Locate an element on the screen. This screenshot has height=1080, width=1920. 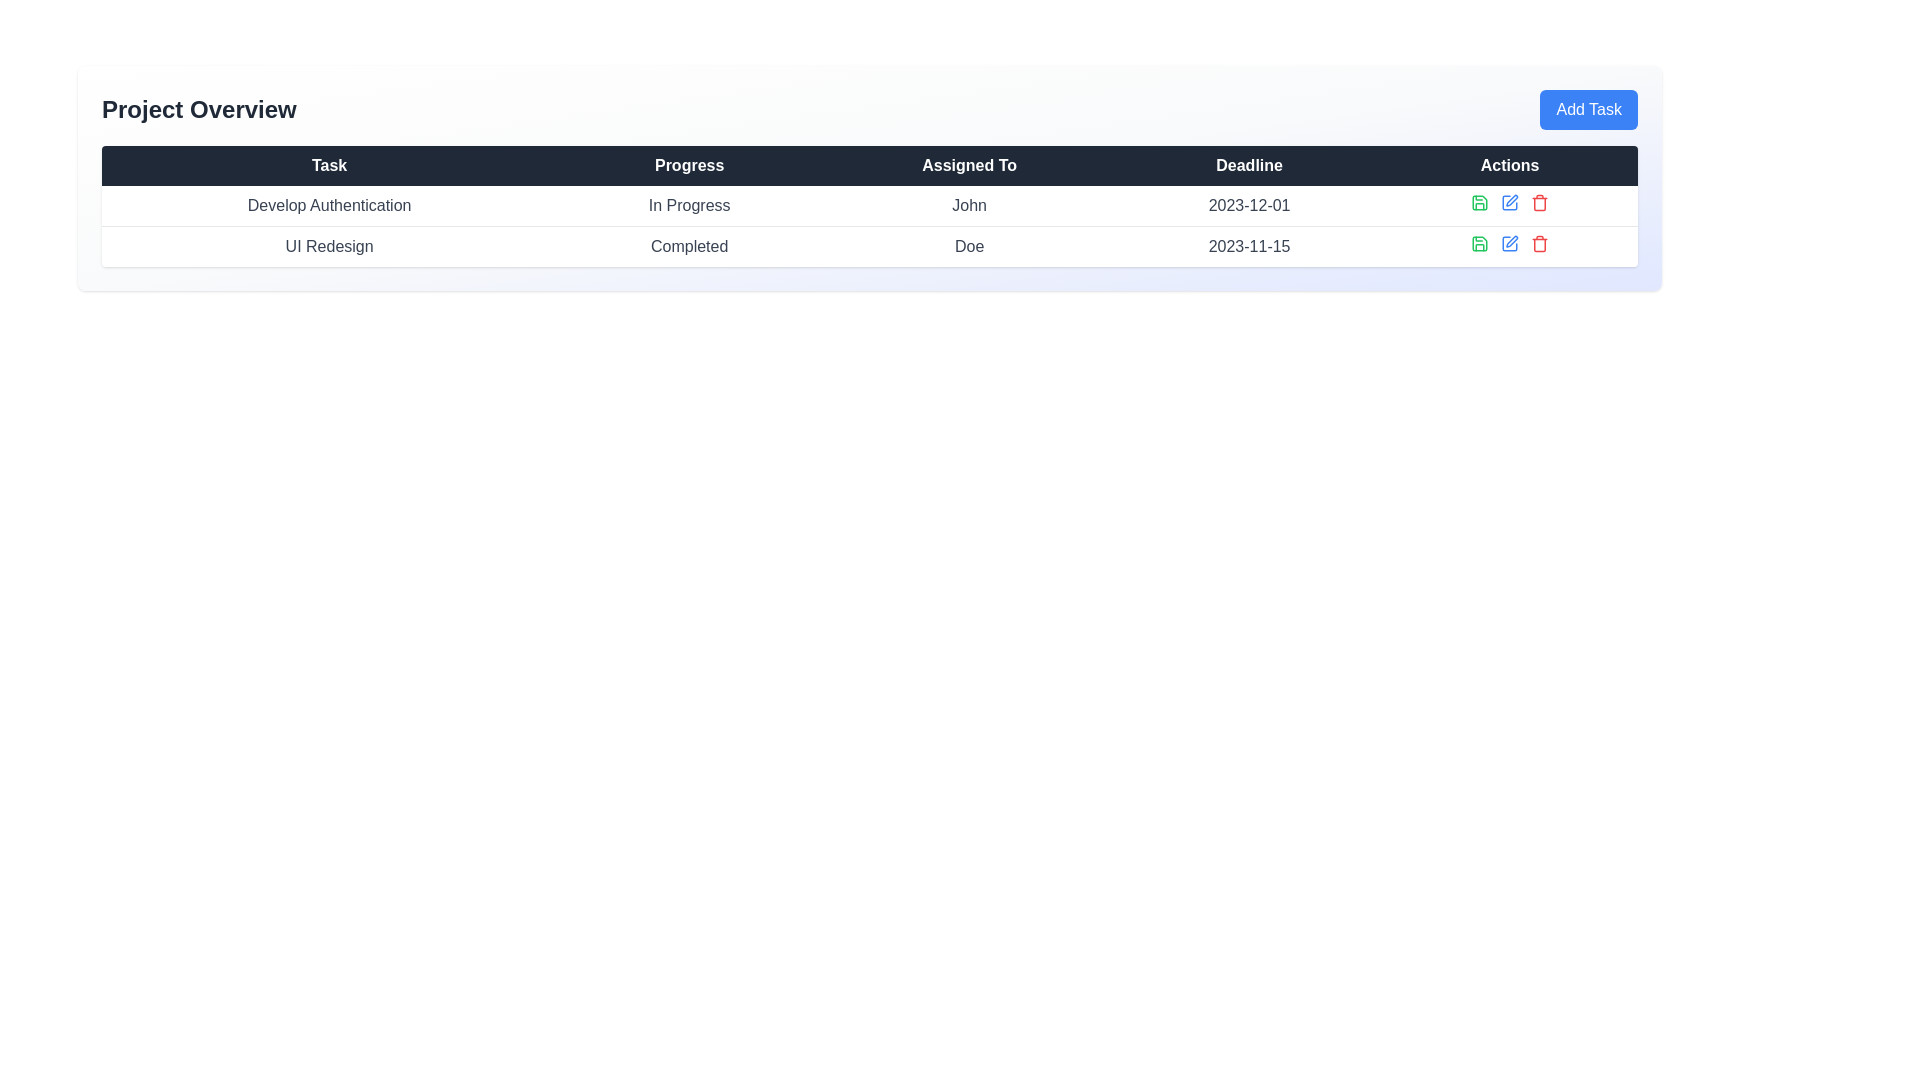
the Text label that displays the name of a task being tracked, located in the first item of a row under the 'Task' column in the table is located at coordinates (329, 206).